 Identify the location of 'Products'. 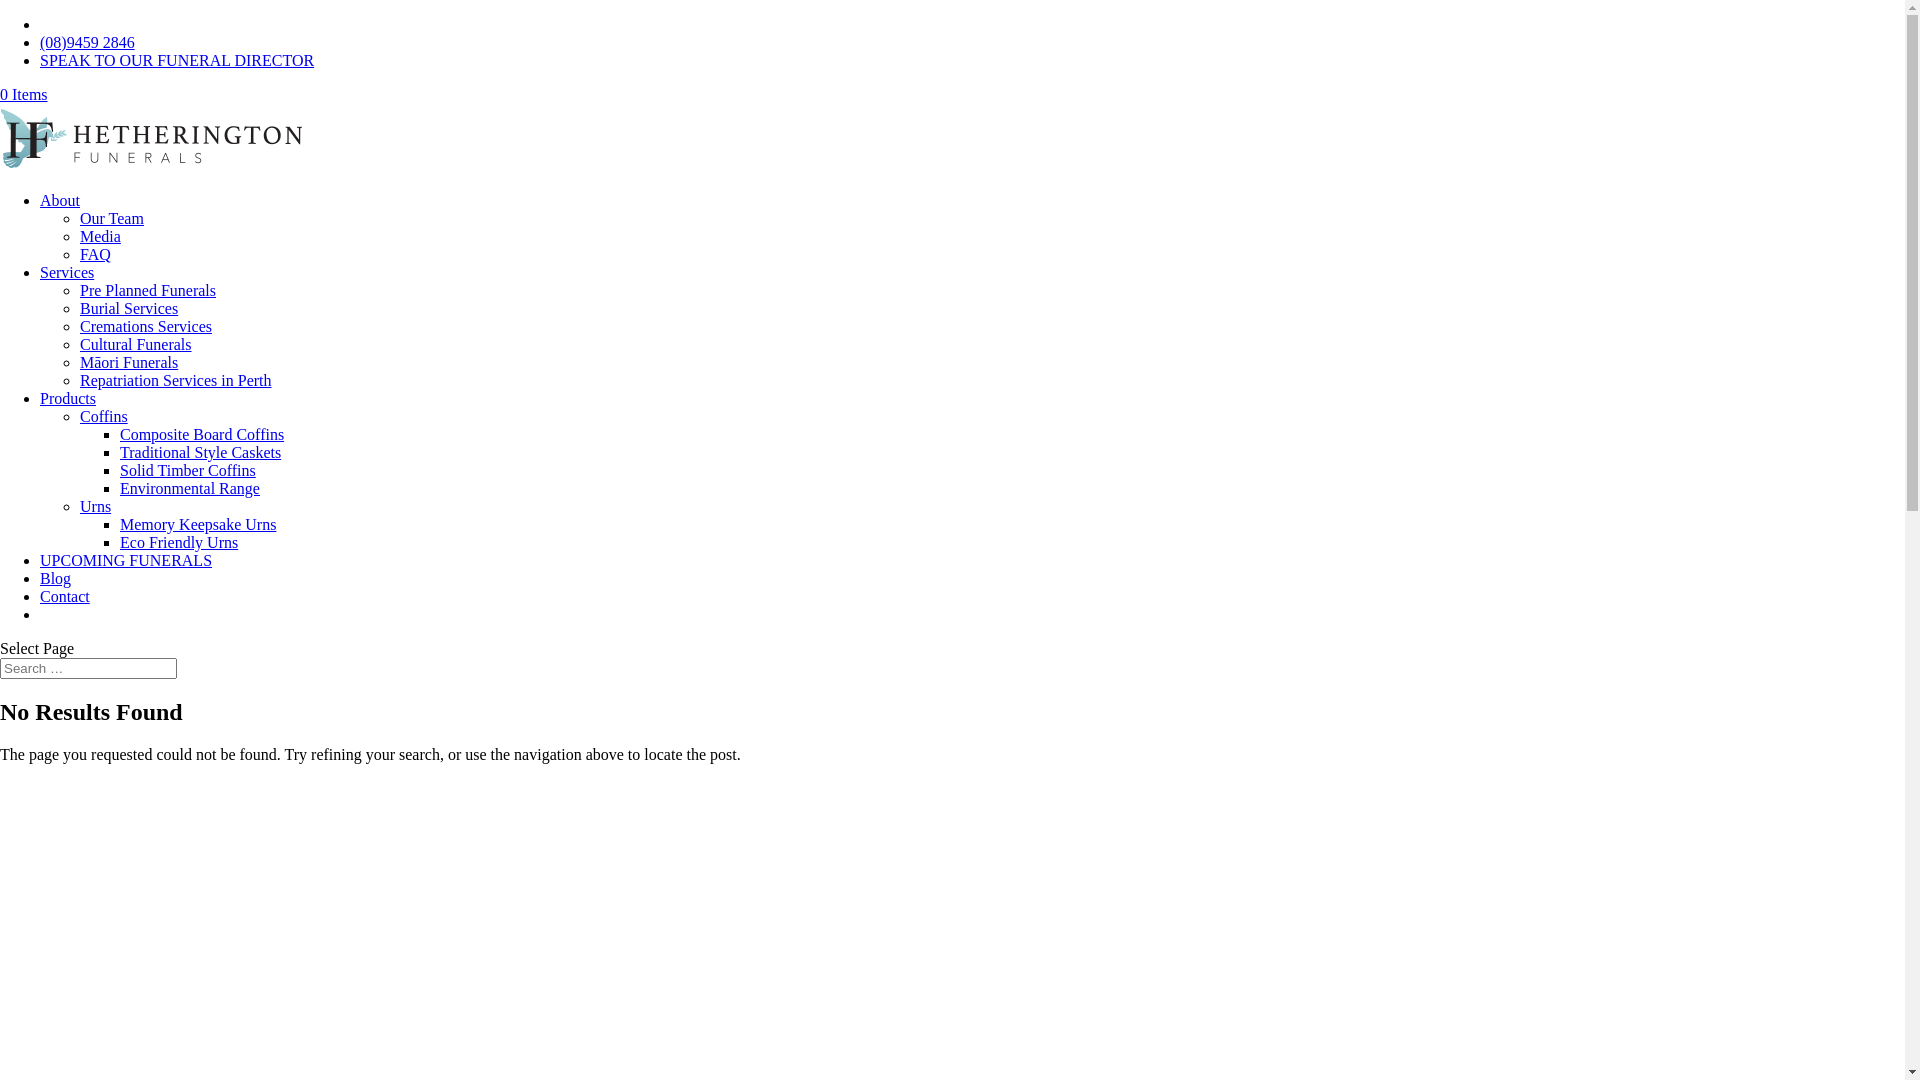
(39, 398).